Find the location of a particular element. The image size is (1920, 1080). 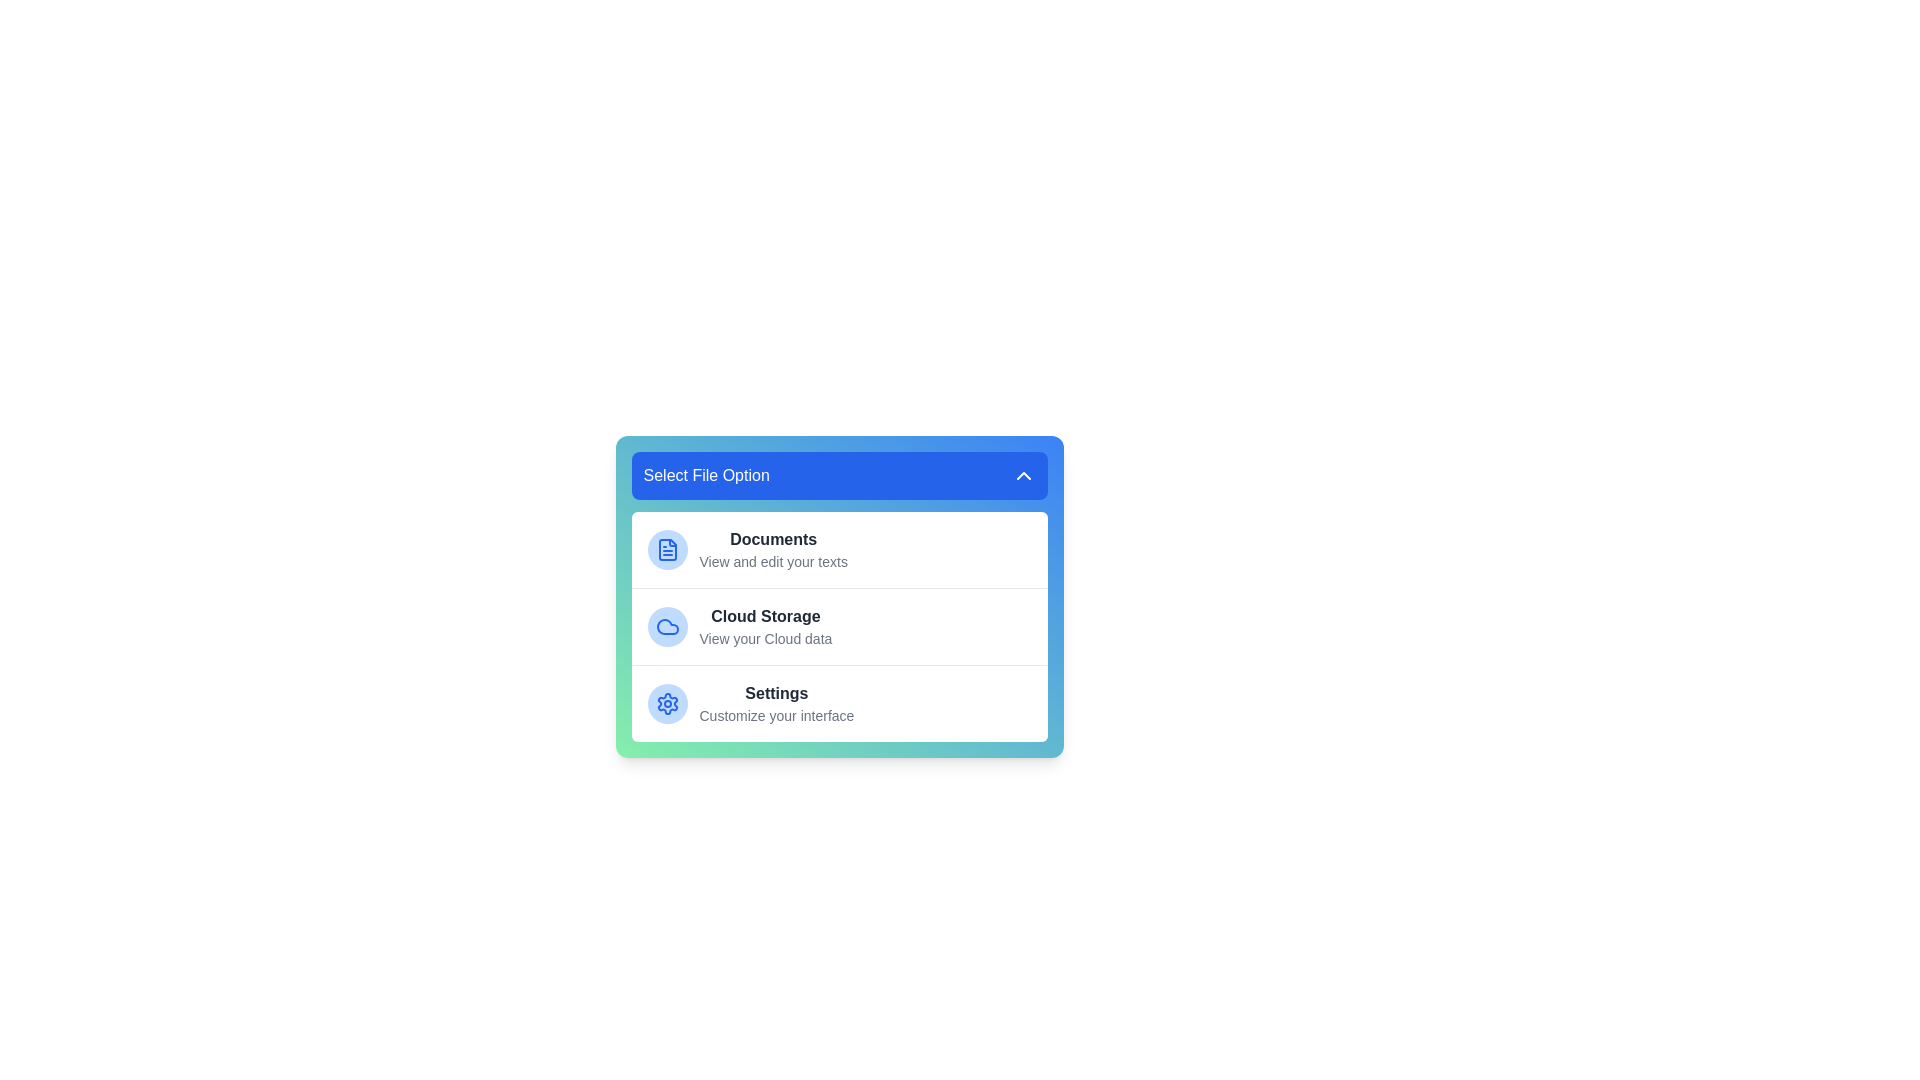

the 'Settings' icon located at the right side of the 'Settings' option in the dropdown interface, which visually represents configuration options is located at coordinates (667, 703).